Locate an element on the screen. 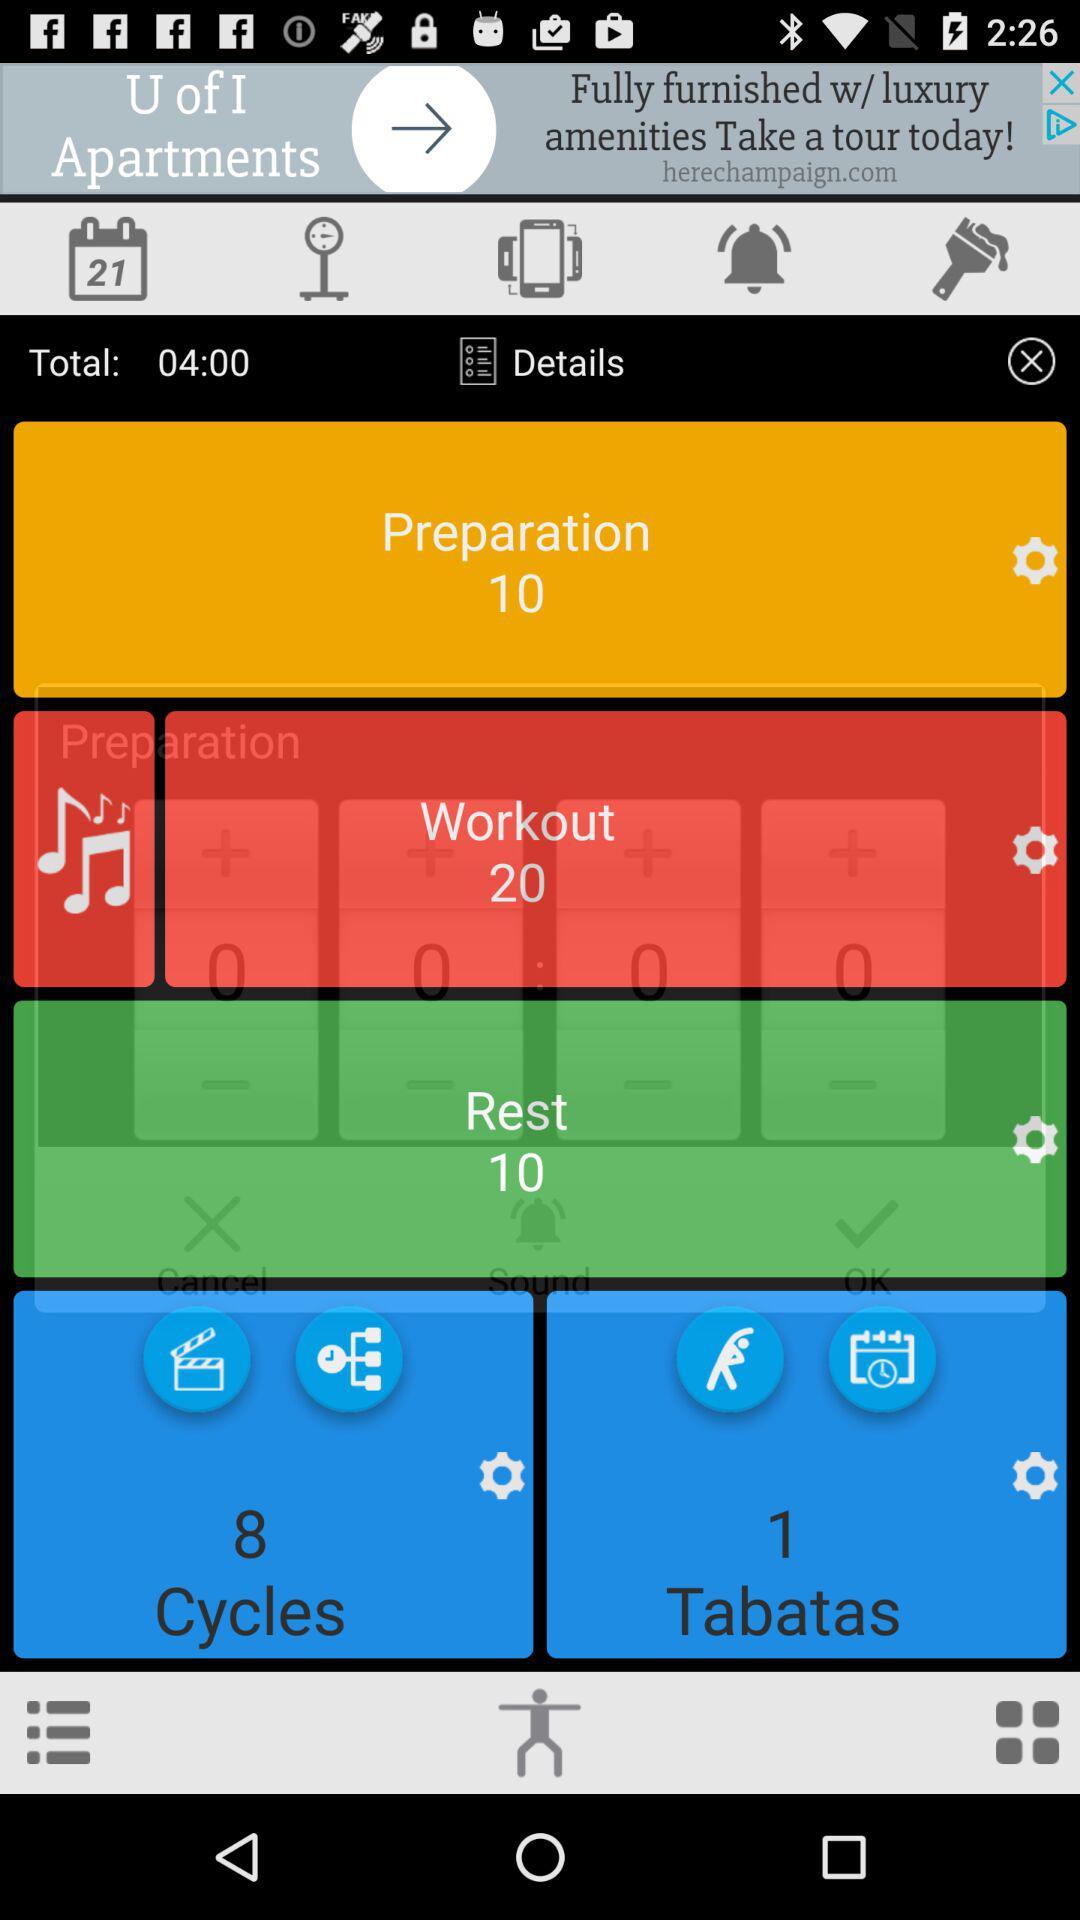  the date_range icon is located at coordinates (108, 275).